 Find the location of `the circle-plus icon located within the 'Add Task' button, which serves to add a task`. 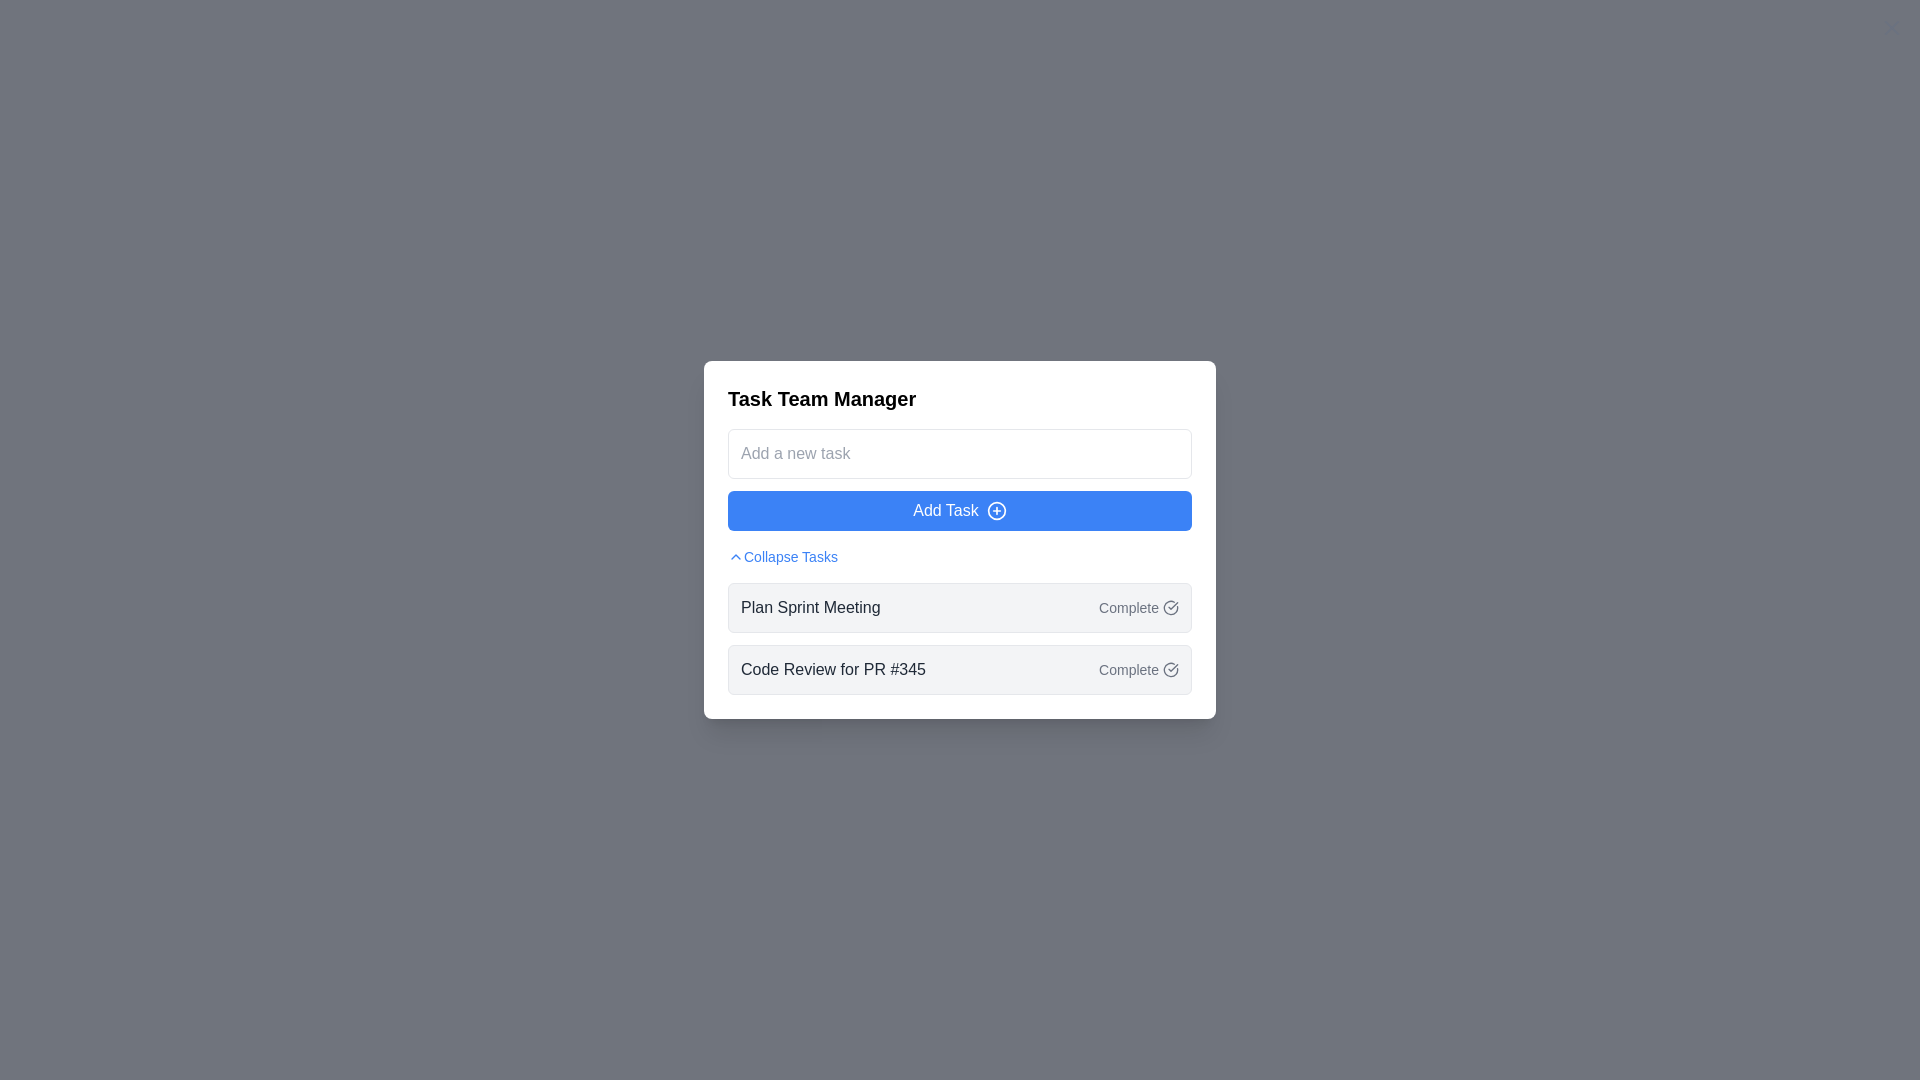

the circle-plus icon located within the 'Add Task' button, which serves to add a task is located at coordinates (996, 509).